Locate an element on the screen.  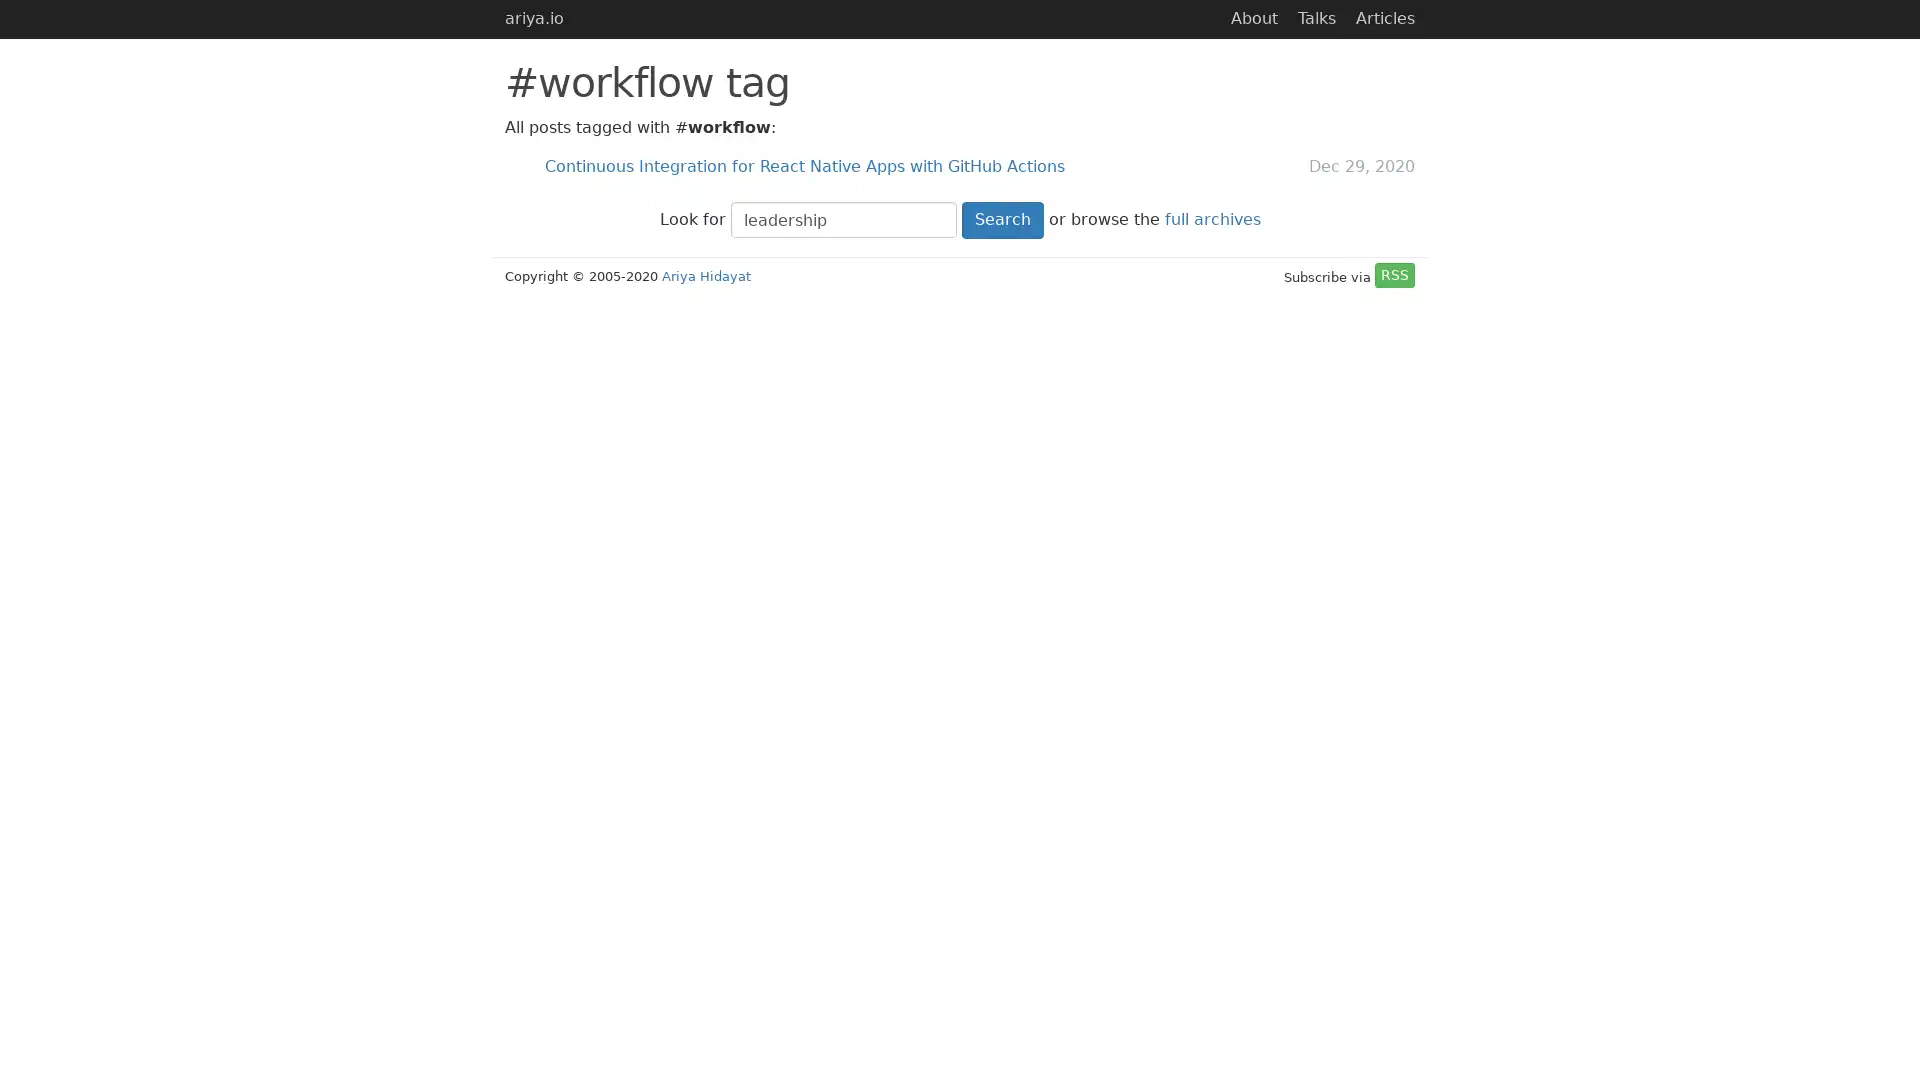
Search is located at coordinates (1002, 219).